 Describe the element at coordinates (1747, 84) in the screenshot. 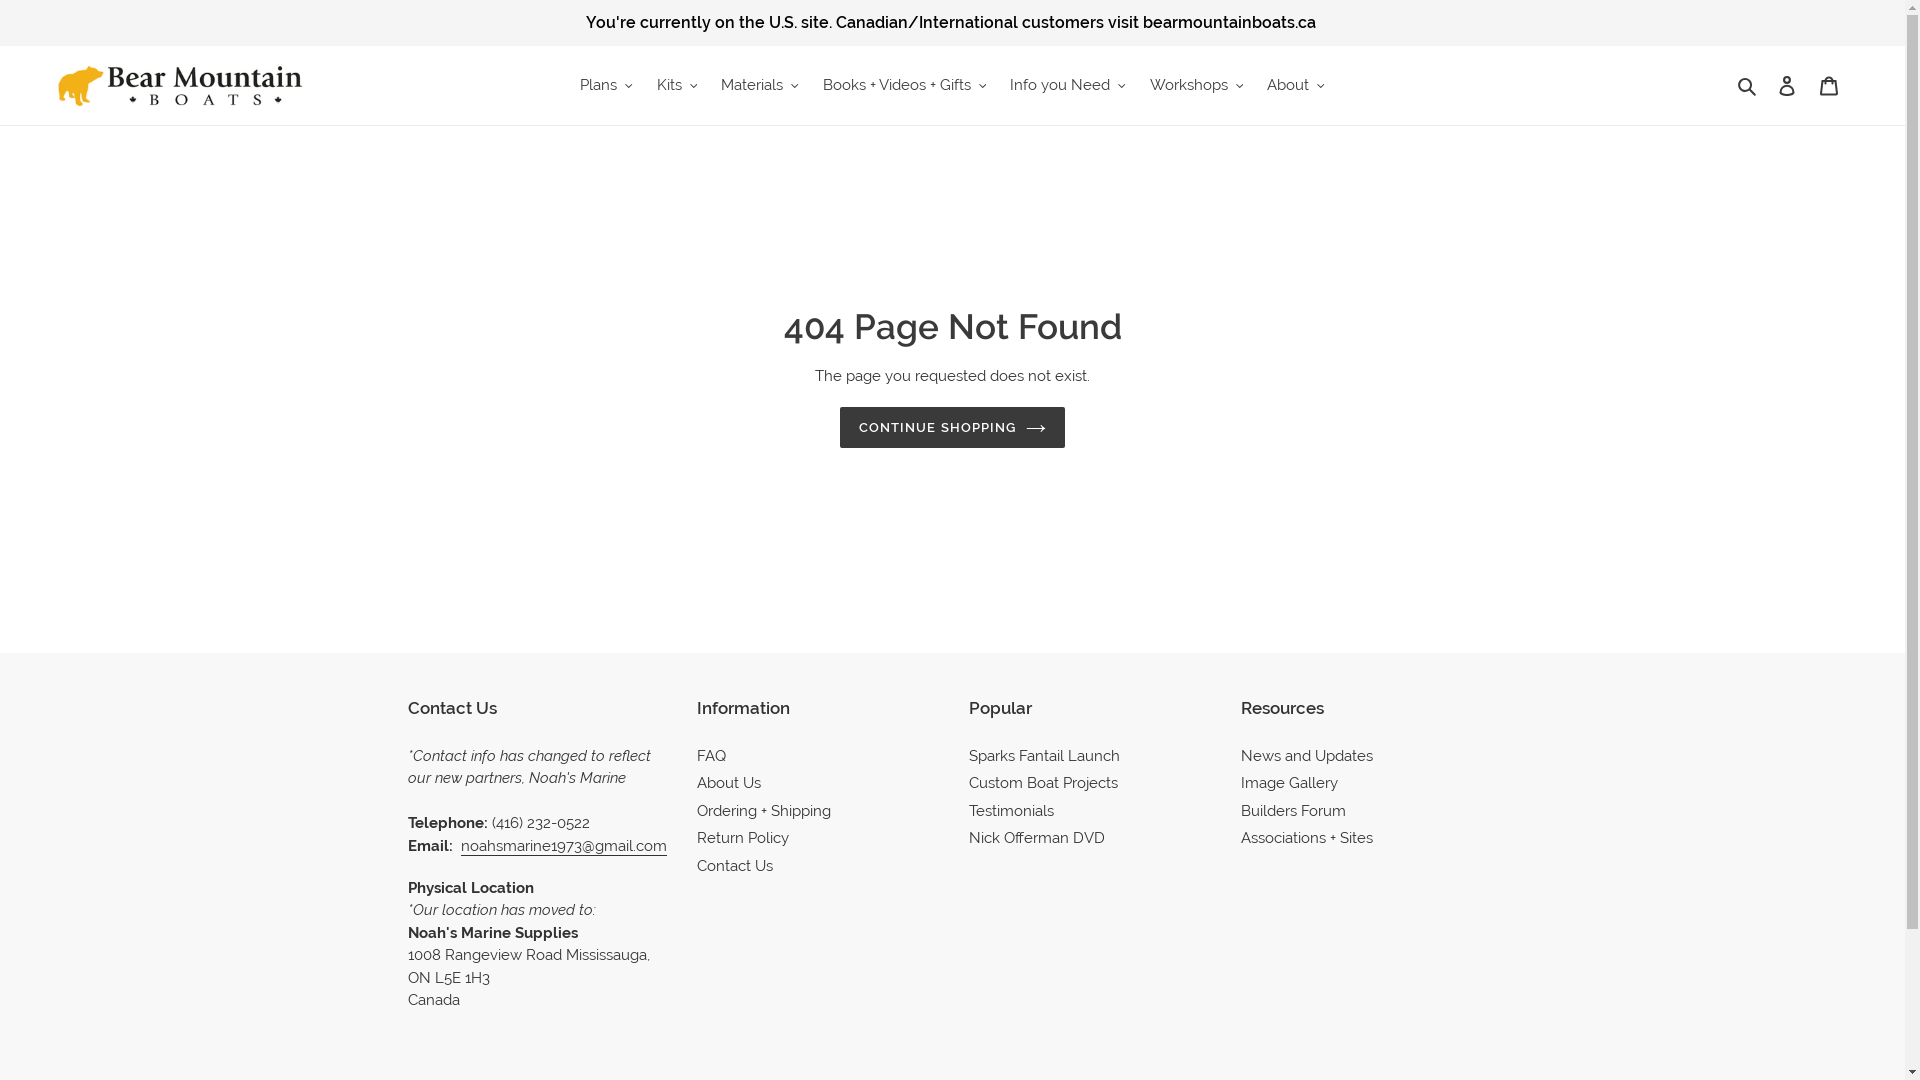

I see `'Search'` at that location.